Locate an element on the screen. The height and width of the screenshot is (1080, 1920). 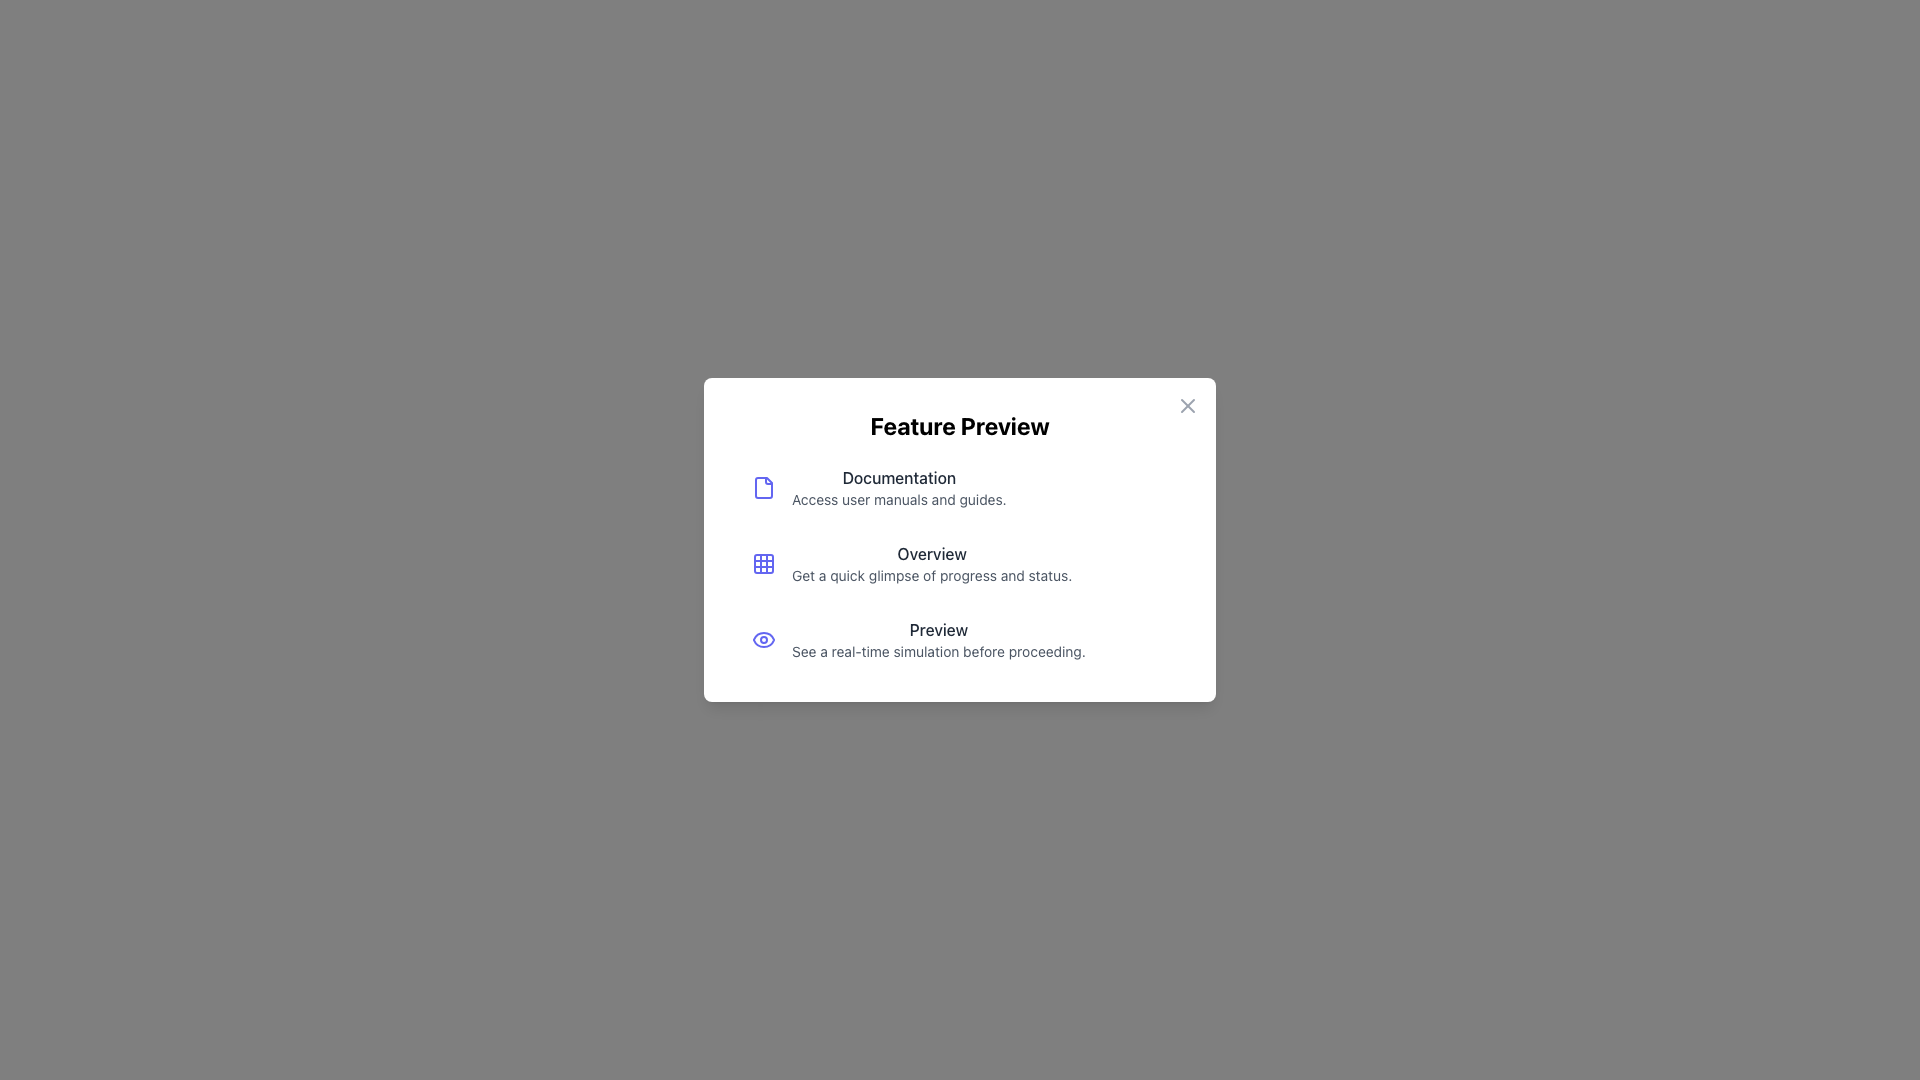
the third list item in the modal dialog box, which features an indigo eye-shaped icon and bold text titled 'Preview' is located at coordinates (960, 640).